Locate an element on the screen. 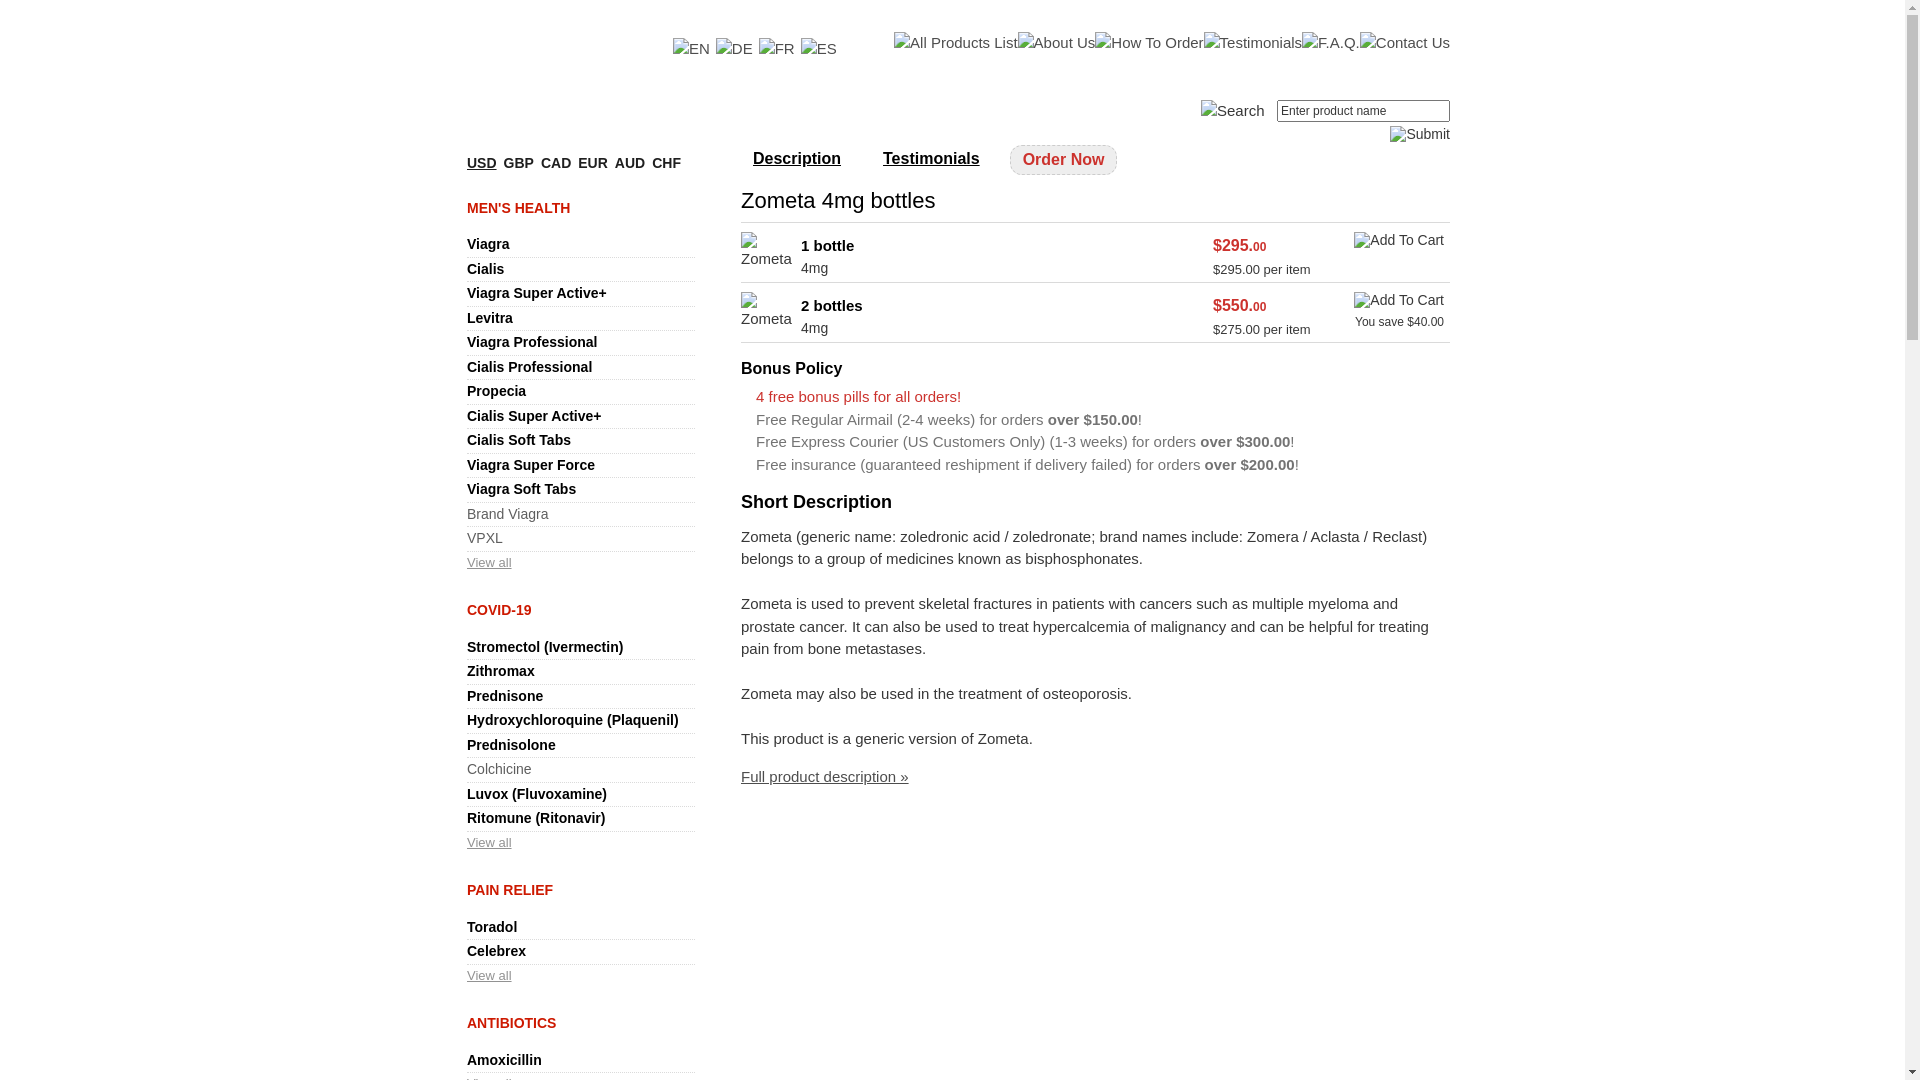 Image resolution: width=1920 pixels, height=1080 pixels. 'Celebrex' is located at coordinates (465, 950).